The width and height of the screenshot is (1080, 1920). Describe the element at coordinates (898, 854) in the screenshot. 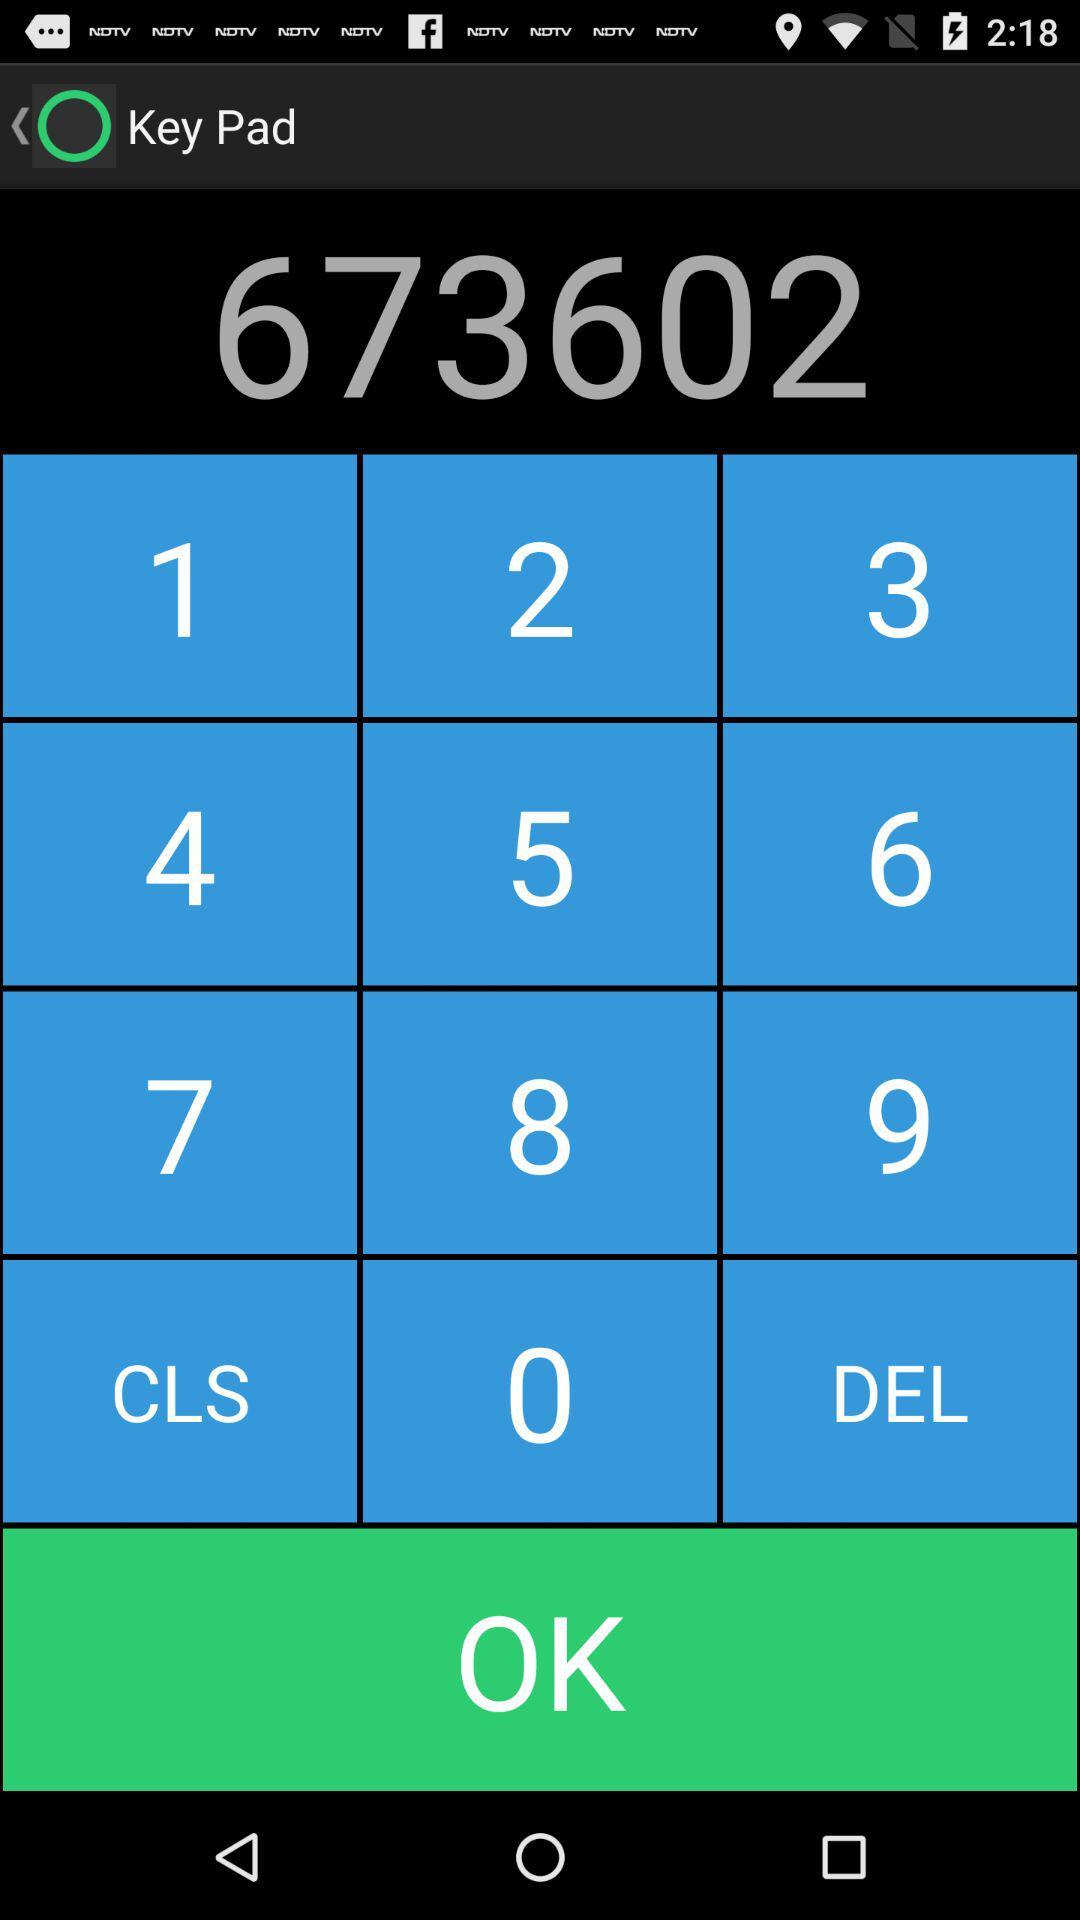

I see `icon below 2` at that location.